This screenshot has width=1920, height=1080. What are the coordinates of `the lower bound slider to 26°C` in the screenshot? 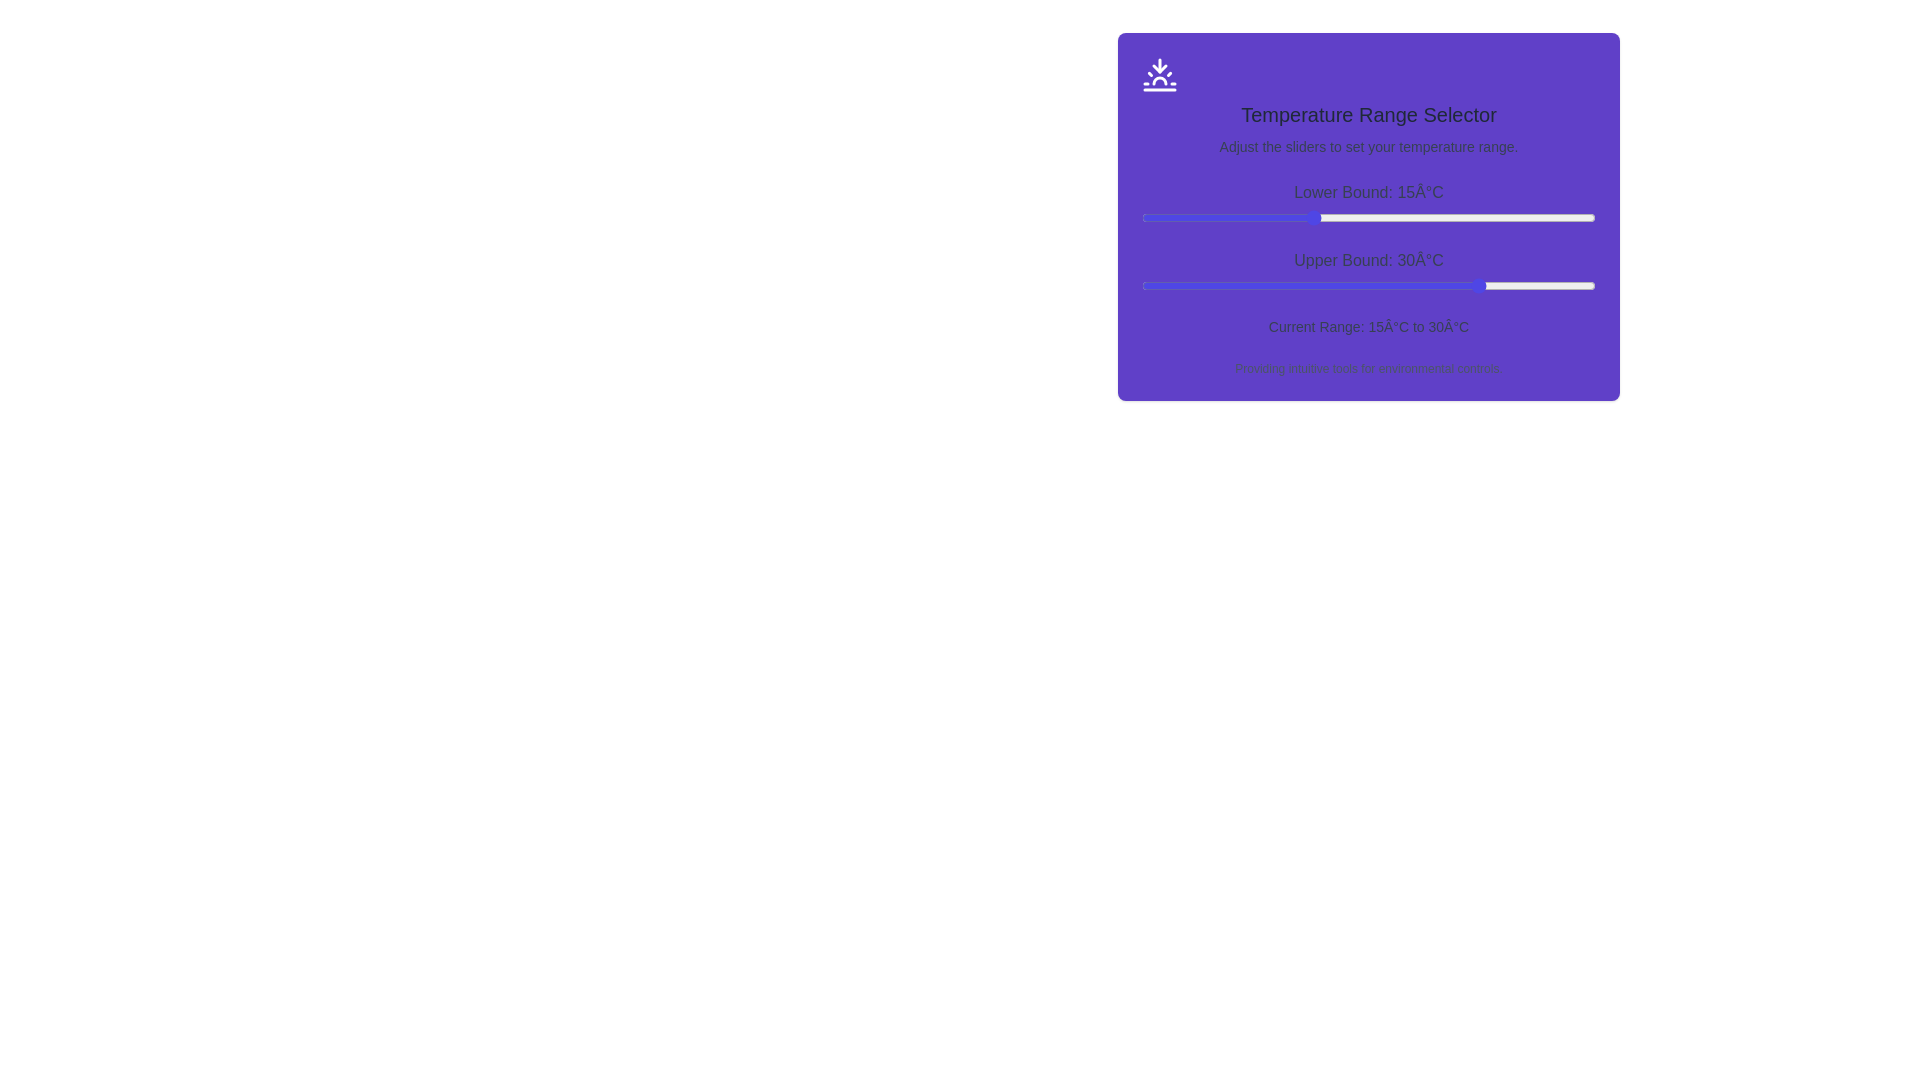 It's located at (1436, 218).